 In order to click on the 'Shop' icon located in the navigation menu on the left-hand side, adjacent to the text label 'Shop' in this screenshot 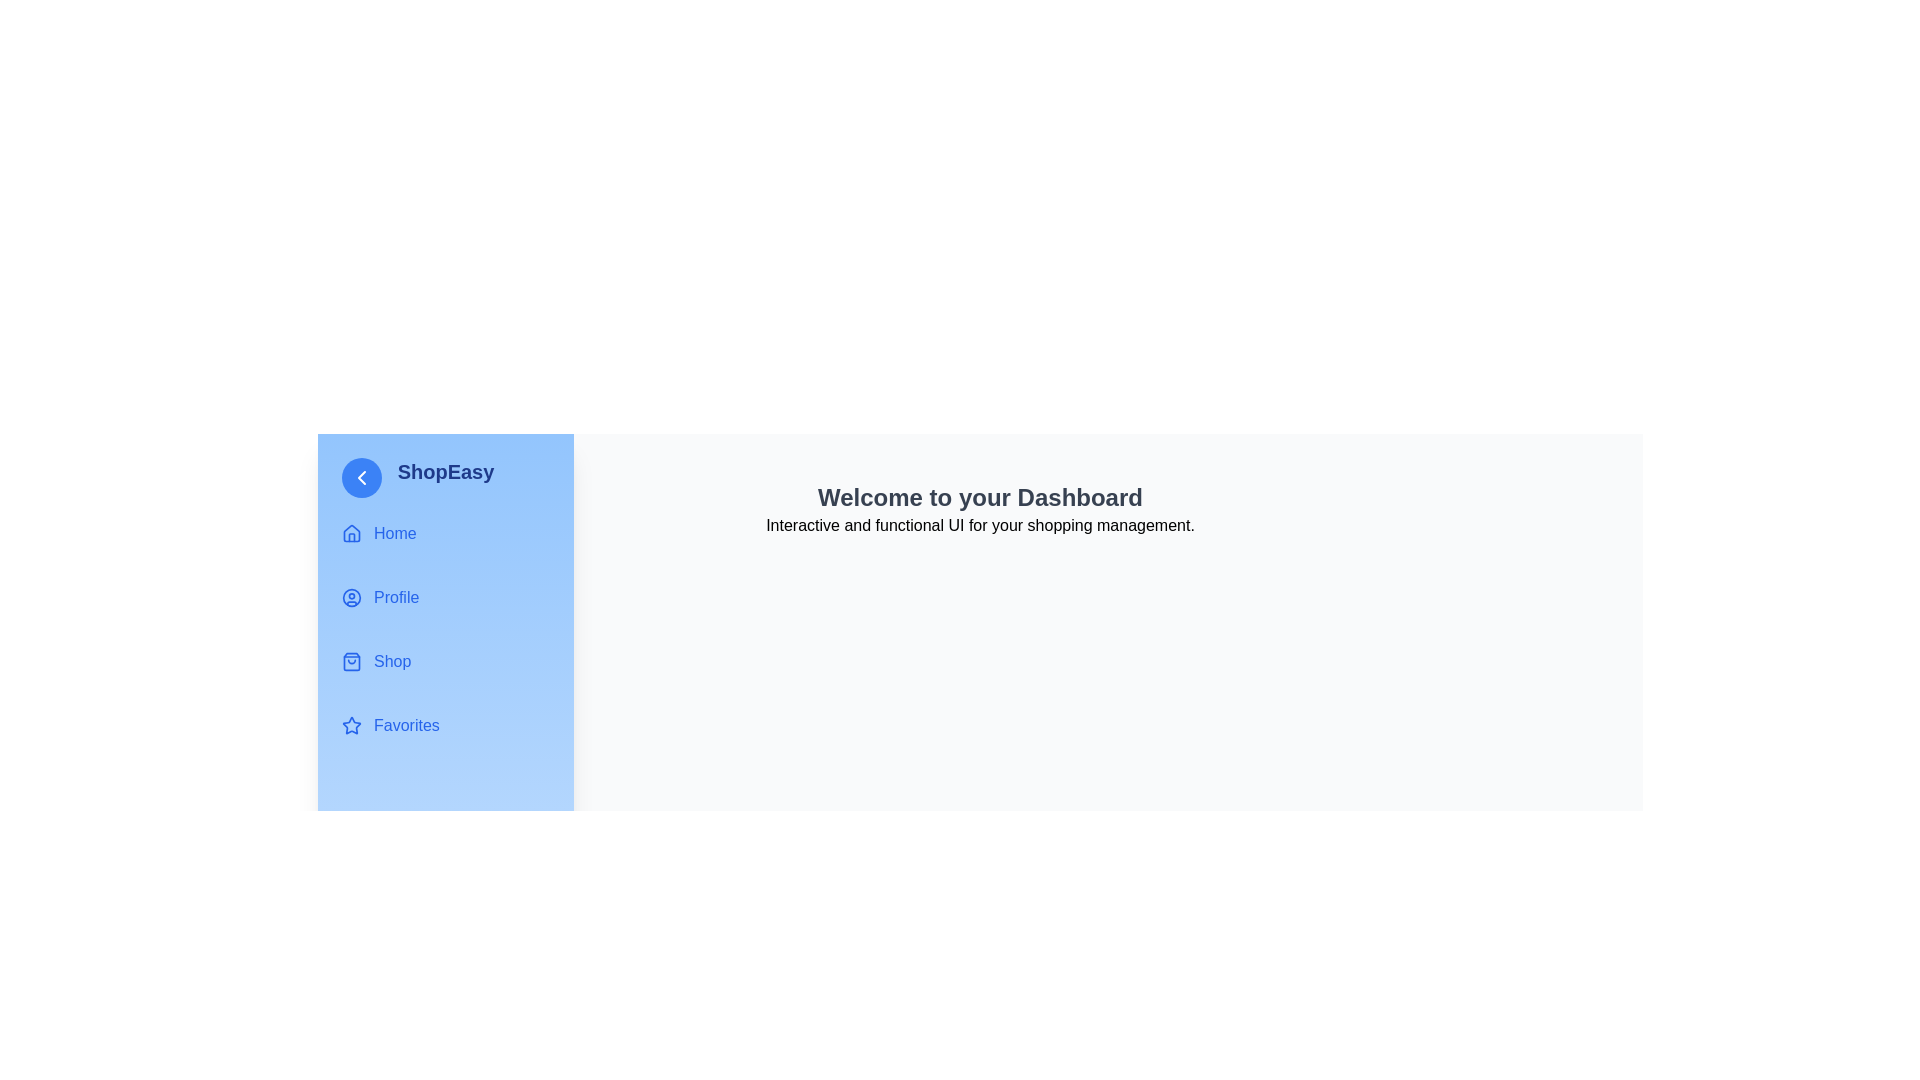, I will do `click(351, 662)`.